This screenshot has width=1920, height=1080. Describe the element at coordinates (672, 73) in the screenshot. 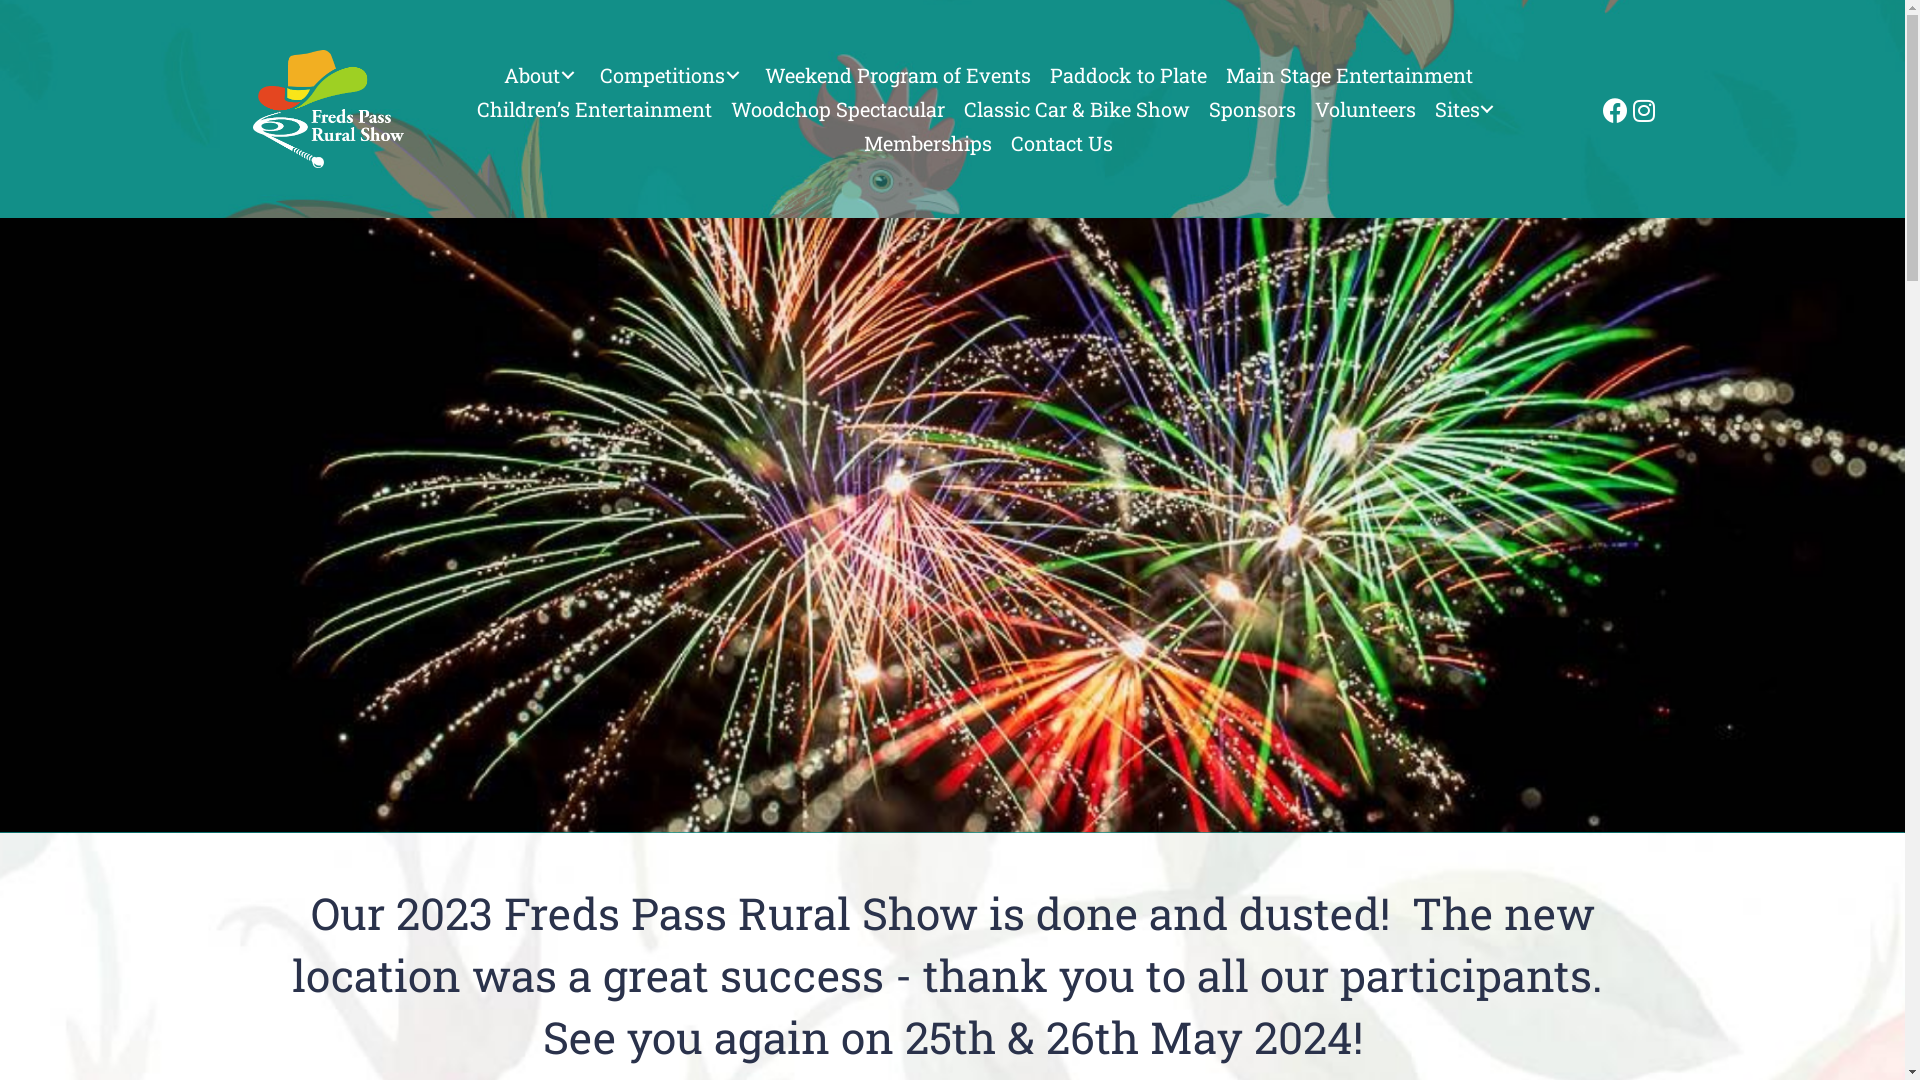

I see `'Competitions'` at that location.